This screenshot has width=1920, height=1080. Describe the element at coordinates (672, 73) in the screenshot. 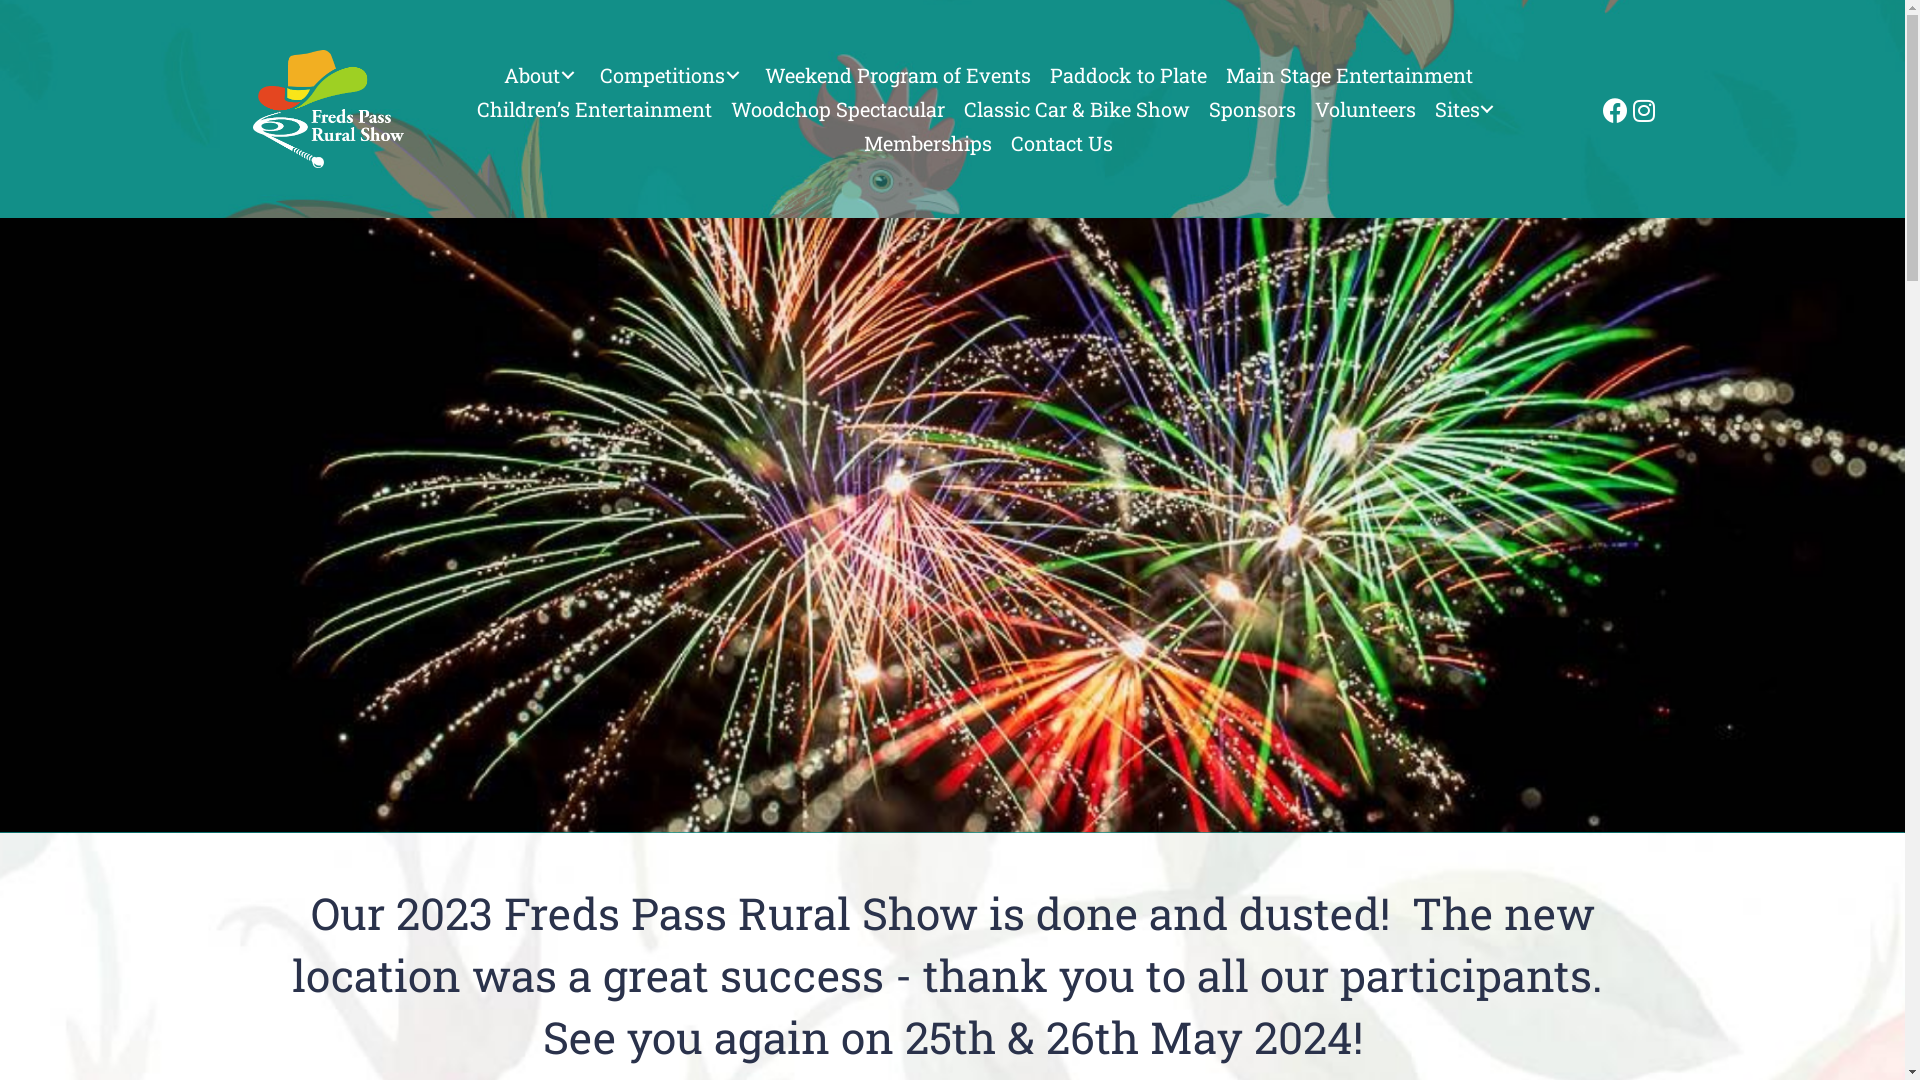

I see `'Competitions'` at that location.